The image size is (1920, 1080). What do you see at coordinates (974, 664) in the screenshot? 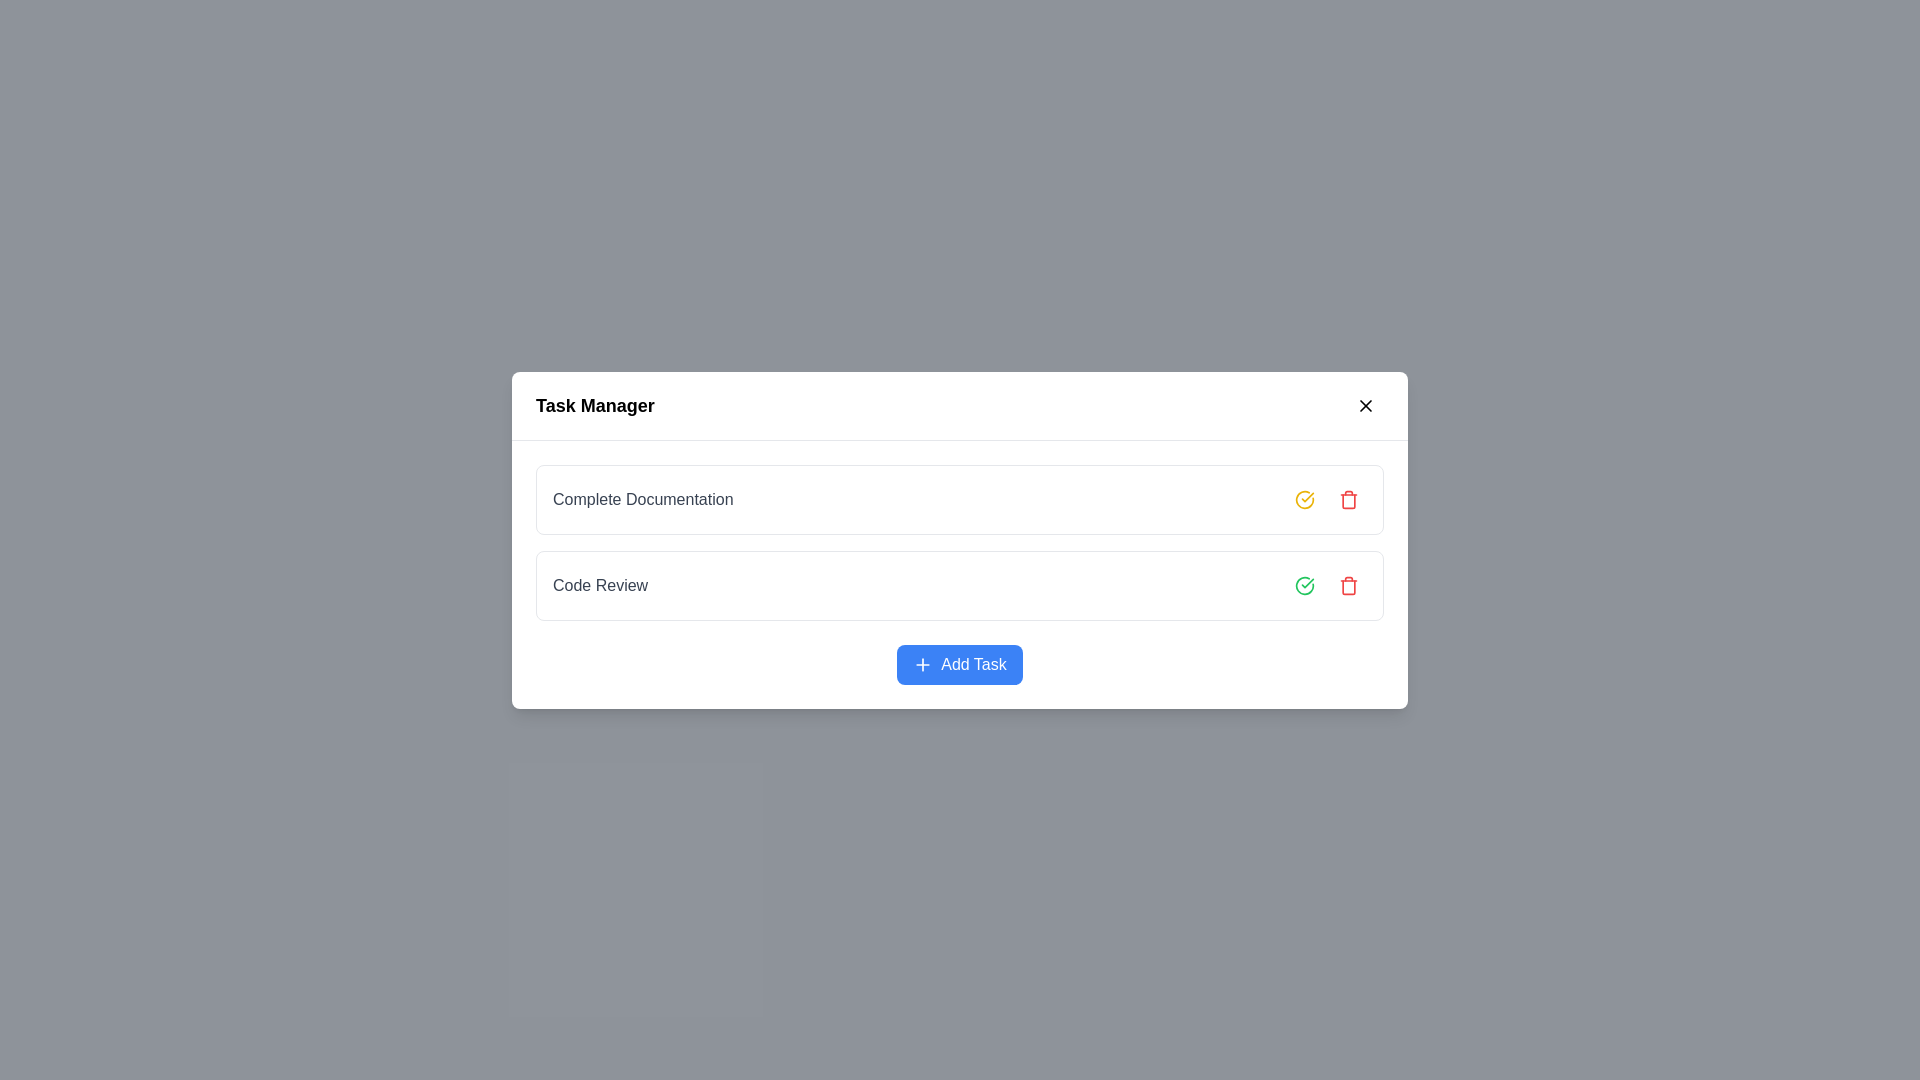
I see `the 'Add Task' text label which is part of a blue button with a '+' icon` at bounding box center [974, 664].